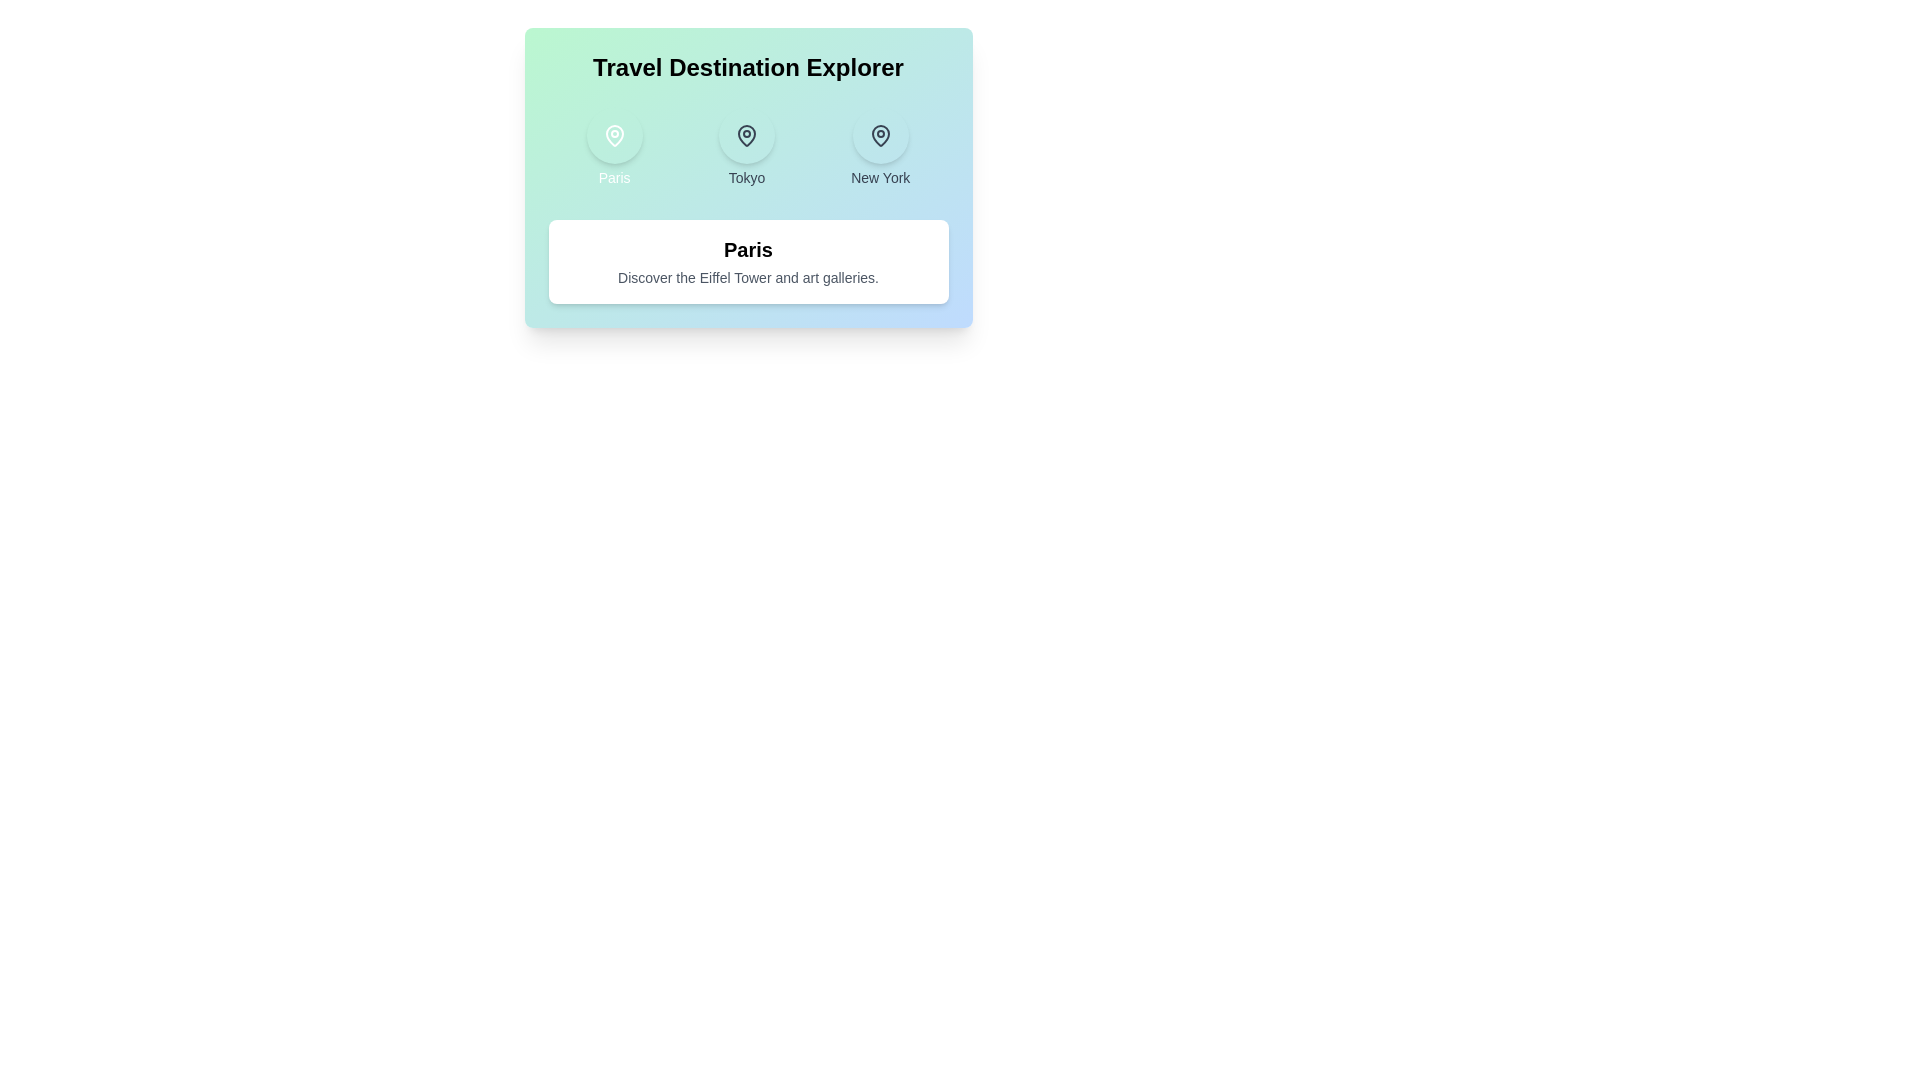 This screenshot has width=1920, height=1080. What do you see at coordinates (747, 67) in the screenshot?
I see `the static text heading 'Travel Destination Explorer'` at bounding box center [747, 67].